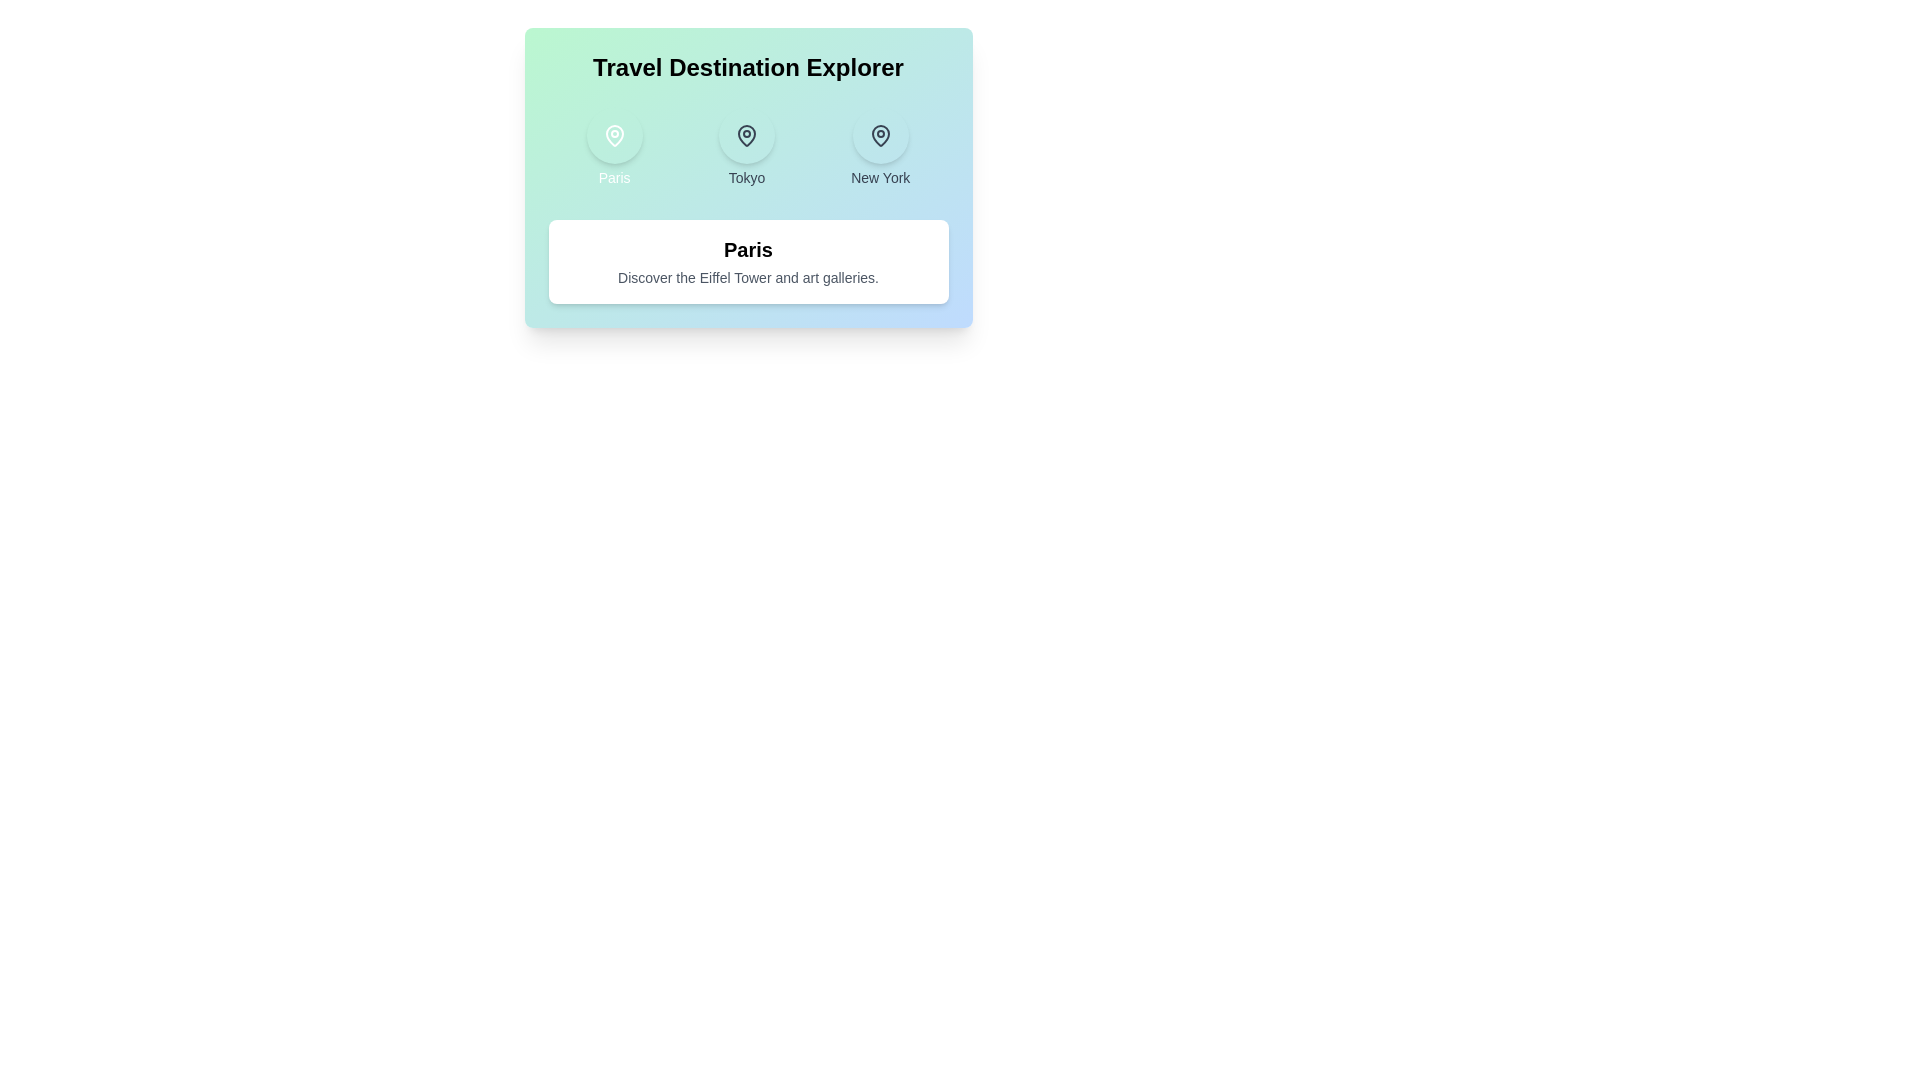 This screenshot has width=1920, height=1080. What do you see at coordinates (747, 67) in the screenshot?
I see `the static text heading 'Travel Destination Explorer'` at bounding box center [747, 67].